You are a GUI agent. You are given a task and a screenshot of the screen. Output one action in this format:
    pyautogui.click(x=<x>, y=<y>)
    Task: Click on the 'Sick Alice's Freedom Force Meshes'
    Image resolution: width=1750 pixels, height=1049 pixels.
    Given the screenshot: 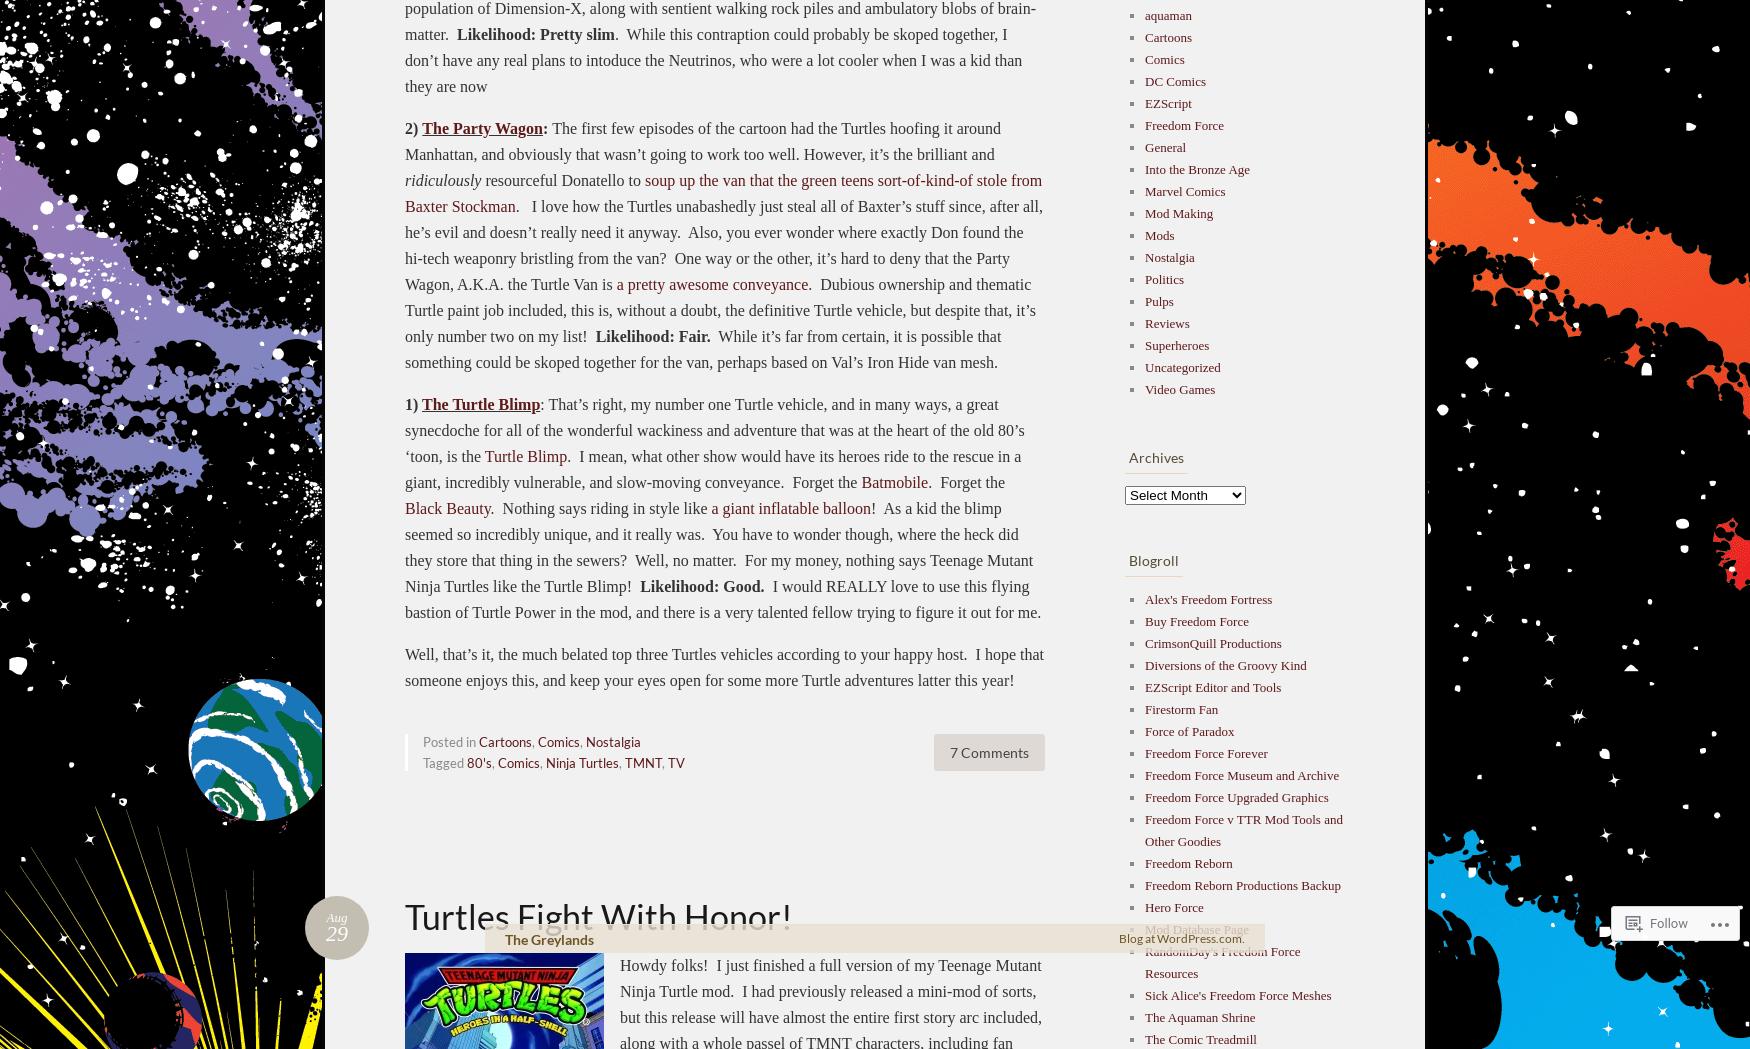 What is the action you would take?
    pyautogui.click(x=1237, y=993)
    